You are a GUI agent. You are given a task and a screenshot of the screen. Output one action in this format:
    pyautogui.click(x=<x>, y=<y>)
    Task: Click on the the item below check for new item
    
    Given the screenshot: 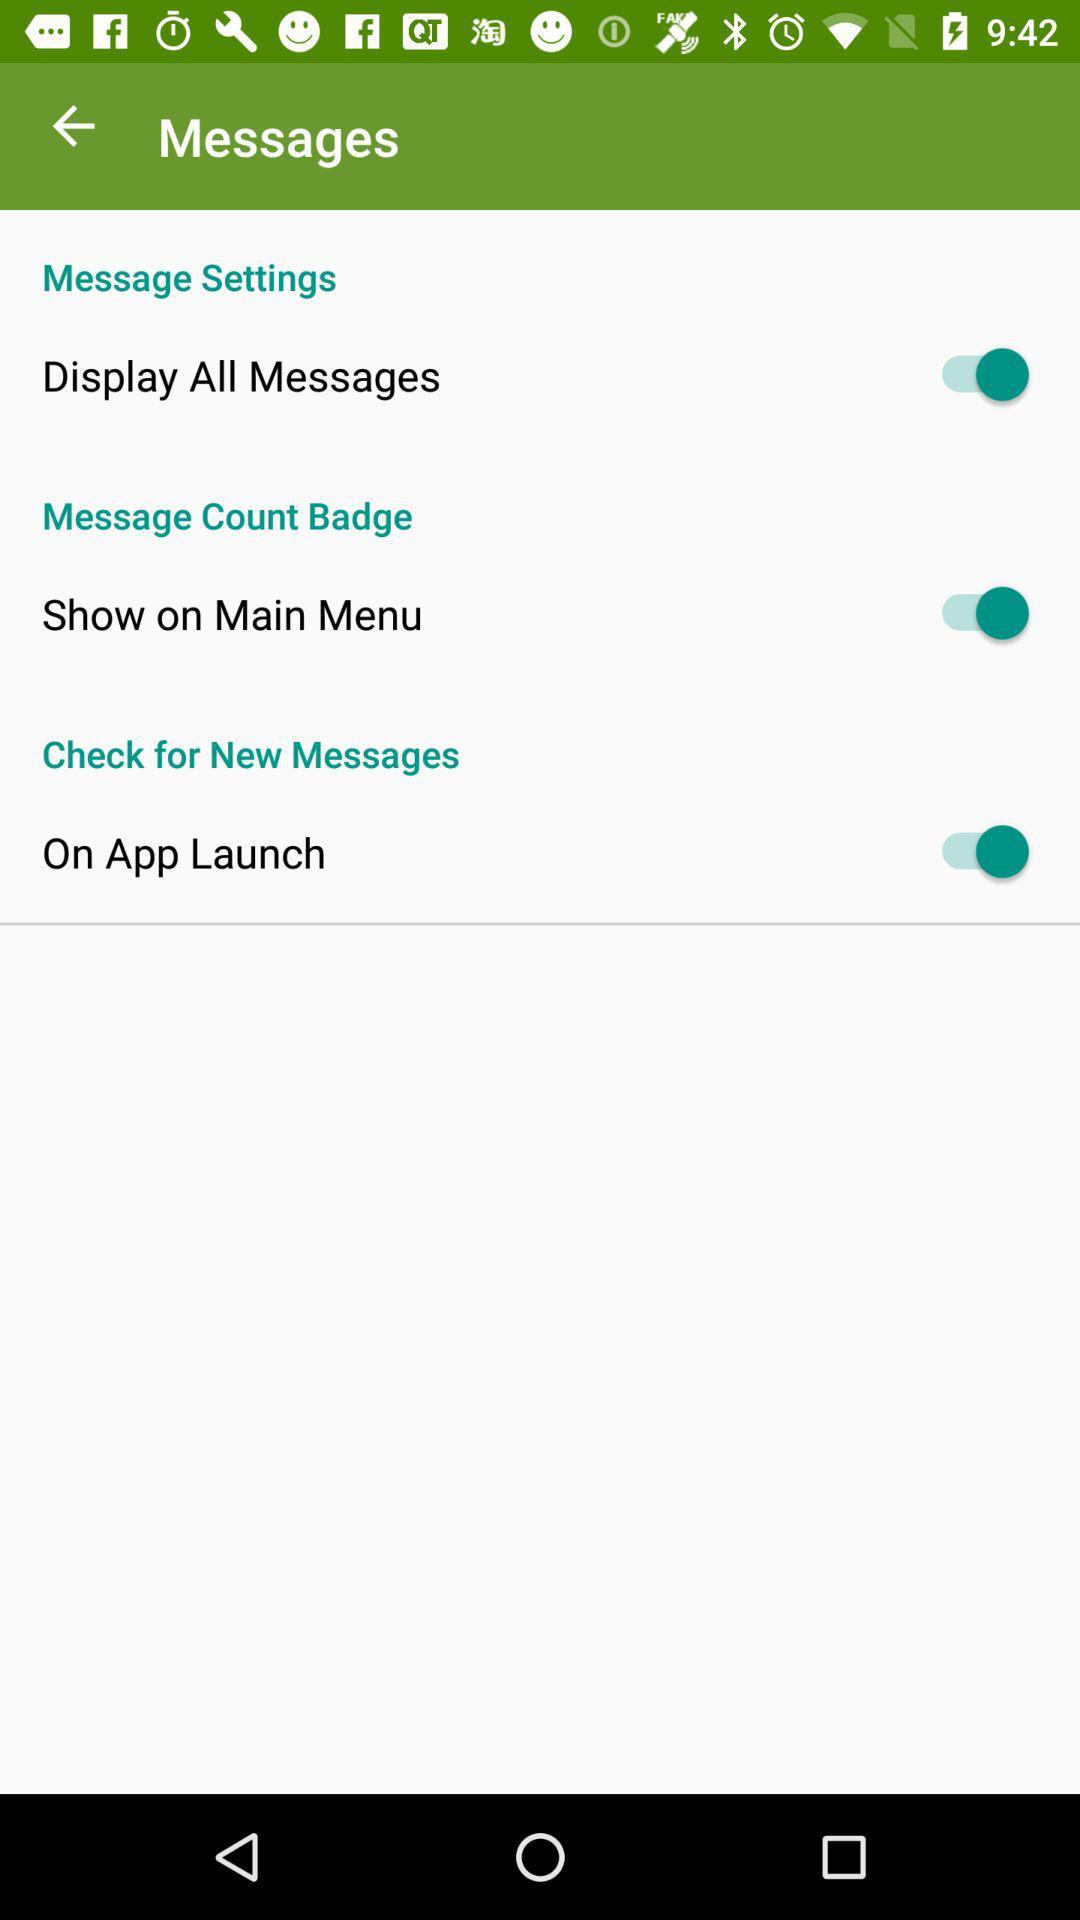 What is the action you would take?
    pyautogui.click(x=184, y=852)
    